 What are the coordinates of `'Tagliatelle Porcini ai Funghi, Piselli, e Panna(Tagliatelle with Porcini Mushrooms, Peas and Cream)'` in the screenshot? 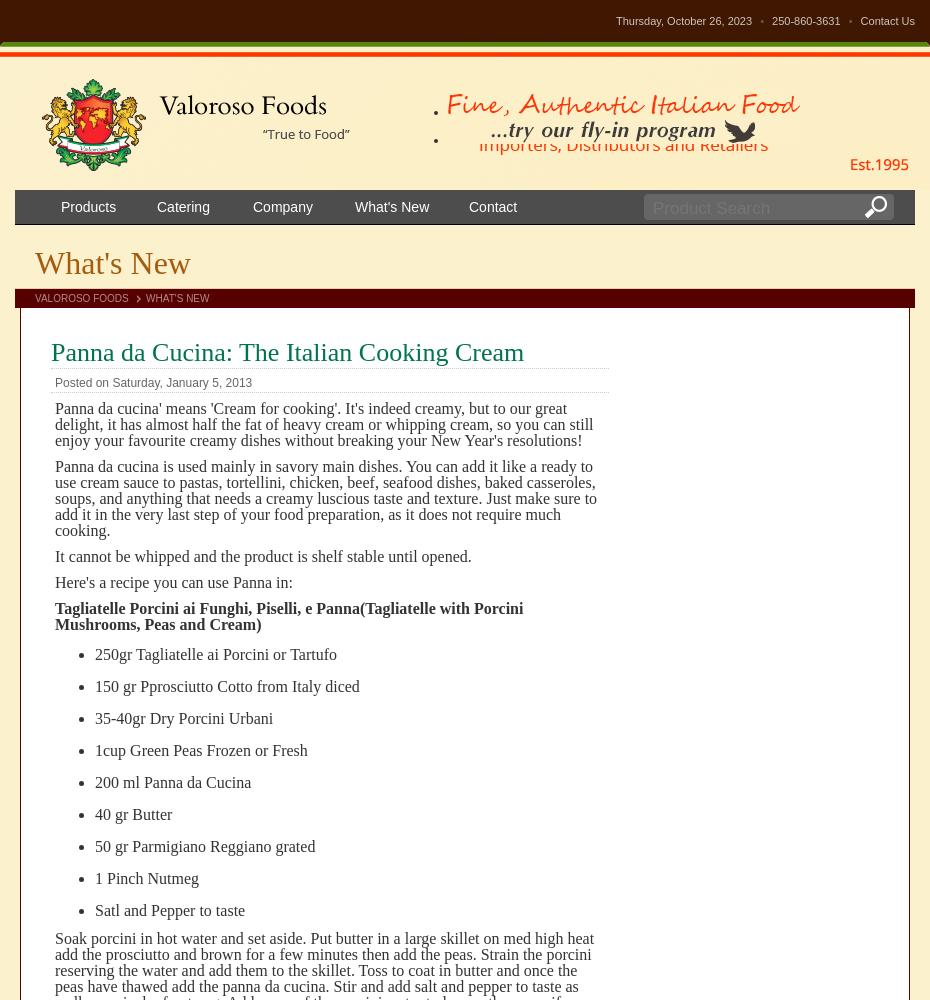 It's located at (289, 615).